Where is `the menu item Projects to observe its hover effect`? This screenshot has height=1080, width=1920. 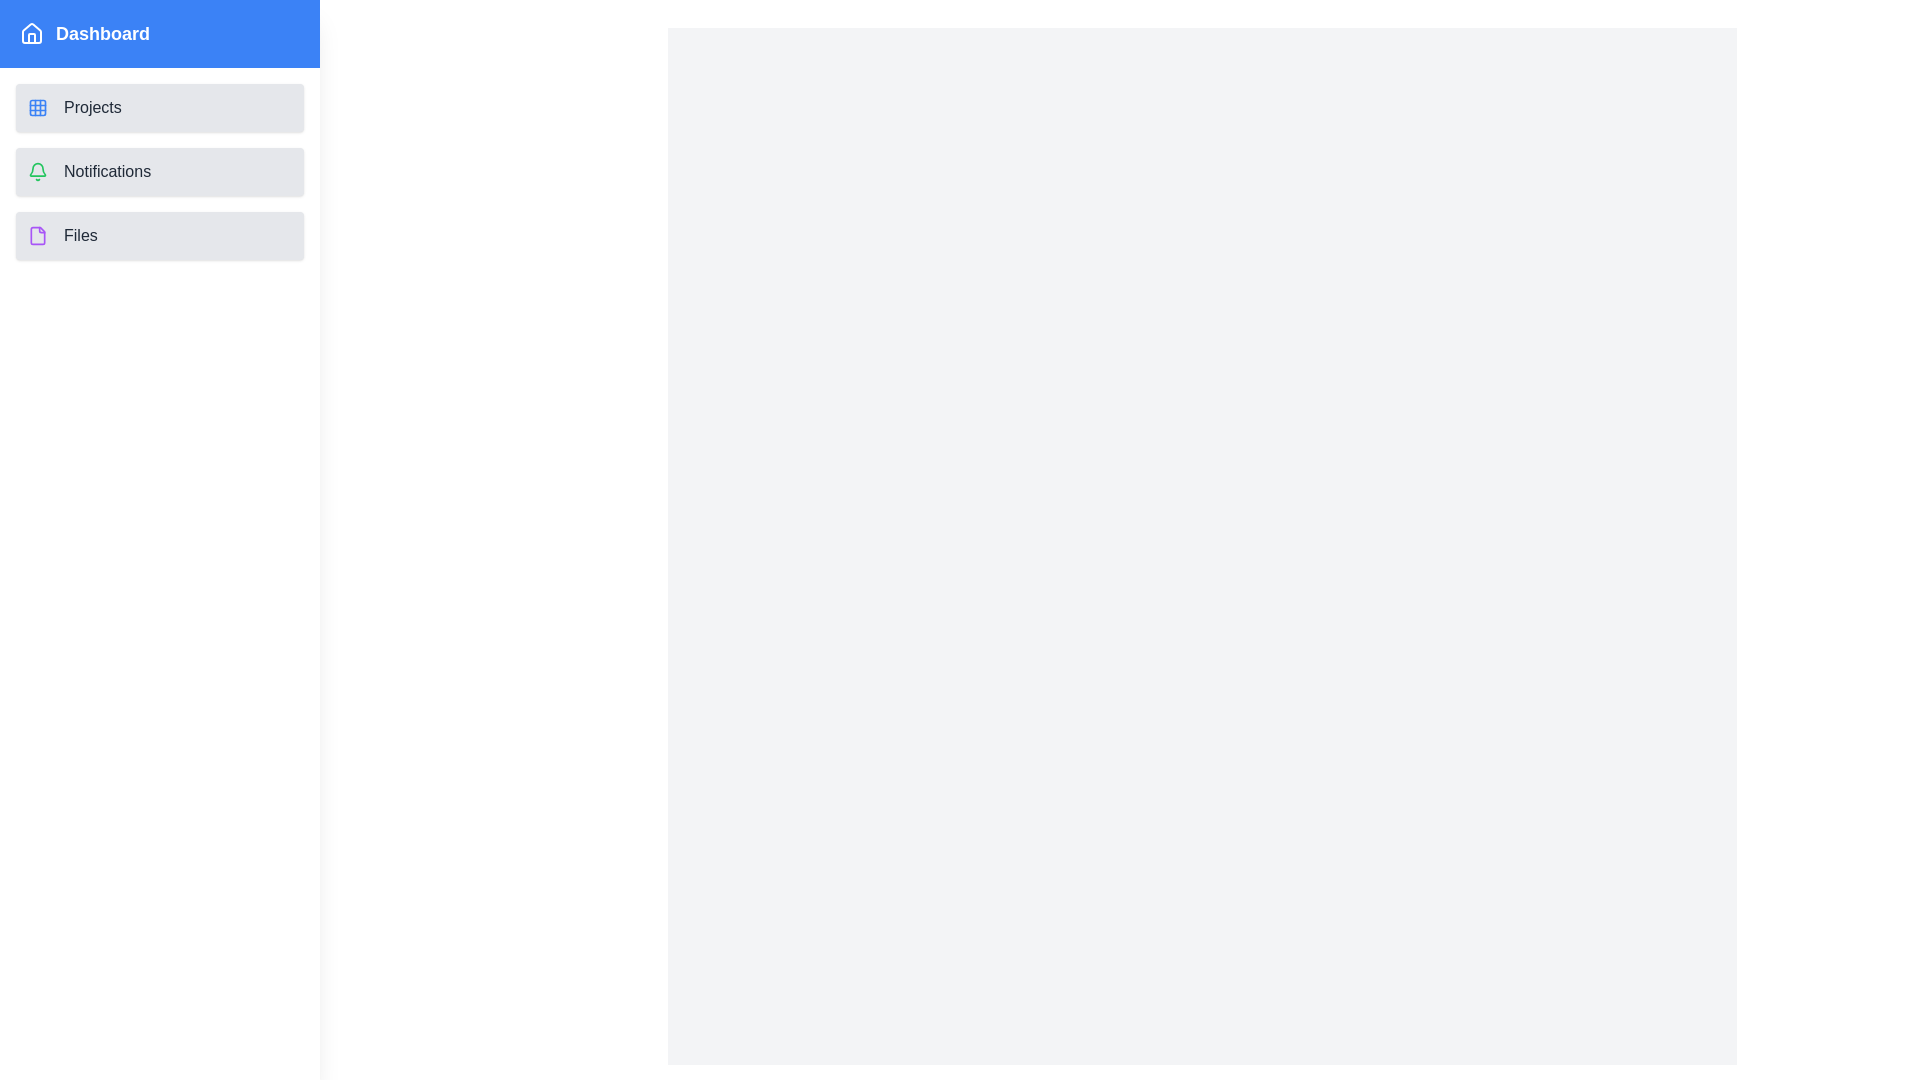
the menu item Projects to observe its hover effect is located at coordinates (158, 108).